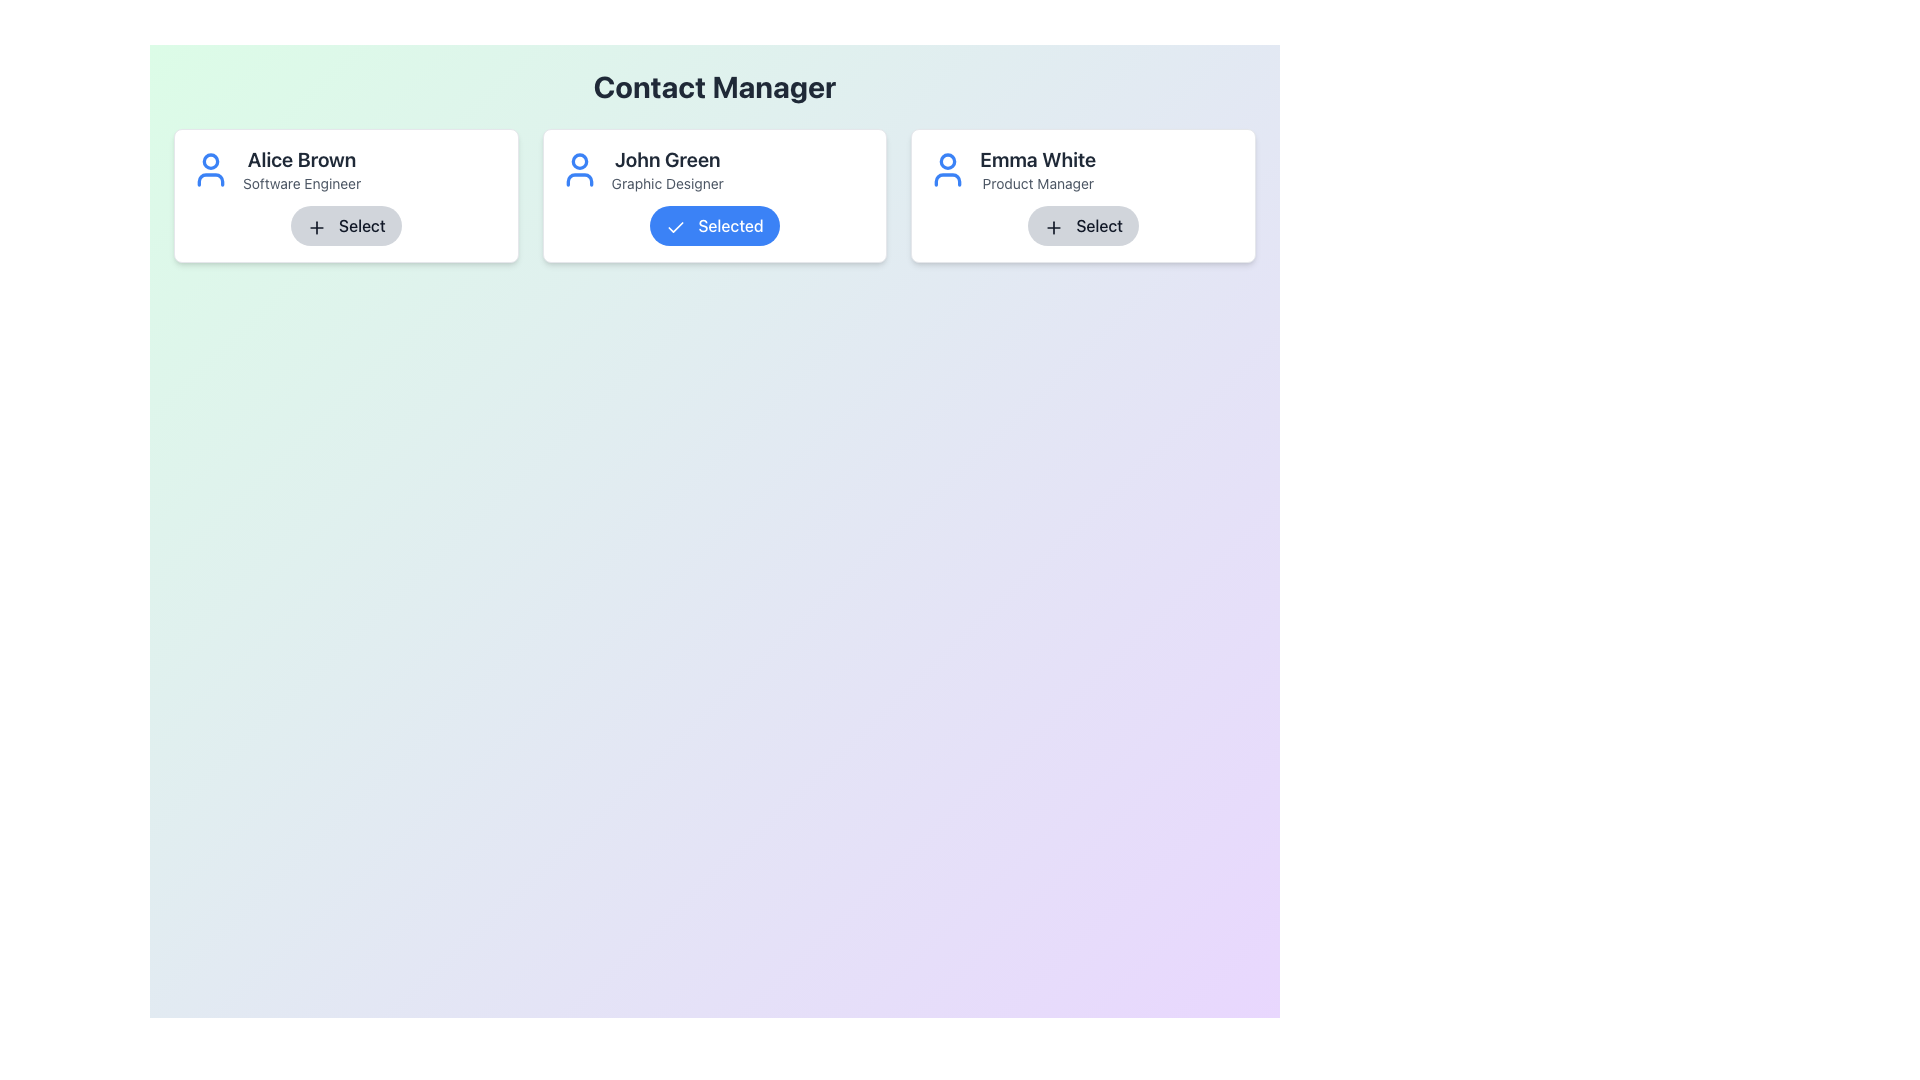 This screenshot has width=1920, height=1080. Describe the element at coordinates (947, 168) in the screenshot. I see `the user profile icon representing 'Emma White', located in the upper section of the card labeled with her name and title, positioned on the far-right card in a three-card layout` at that location.